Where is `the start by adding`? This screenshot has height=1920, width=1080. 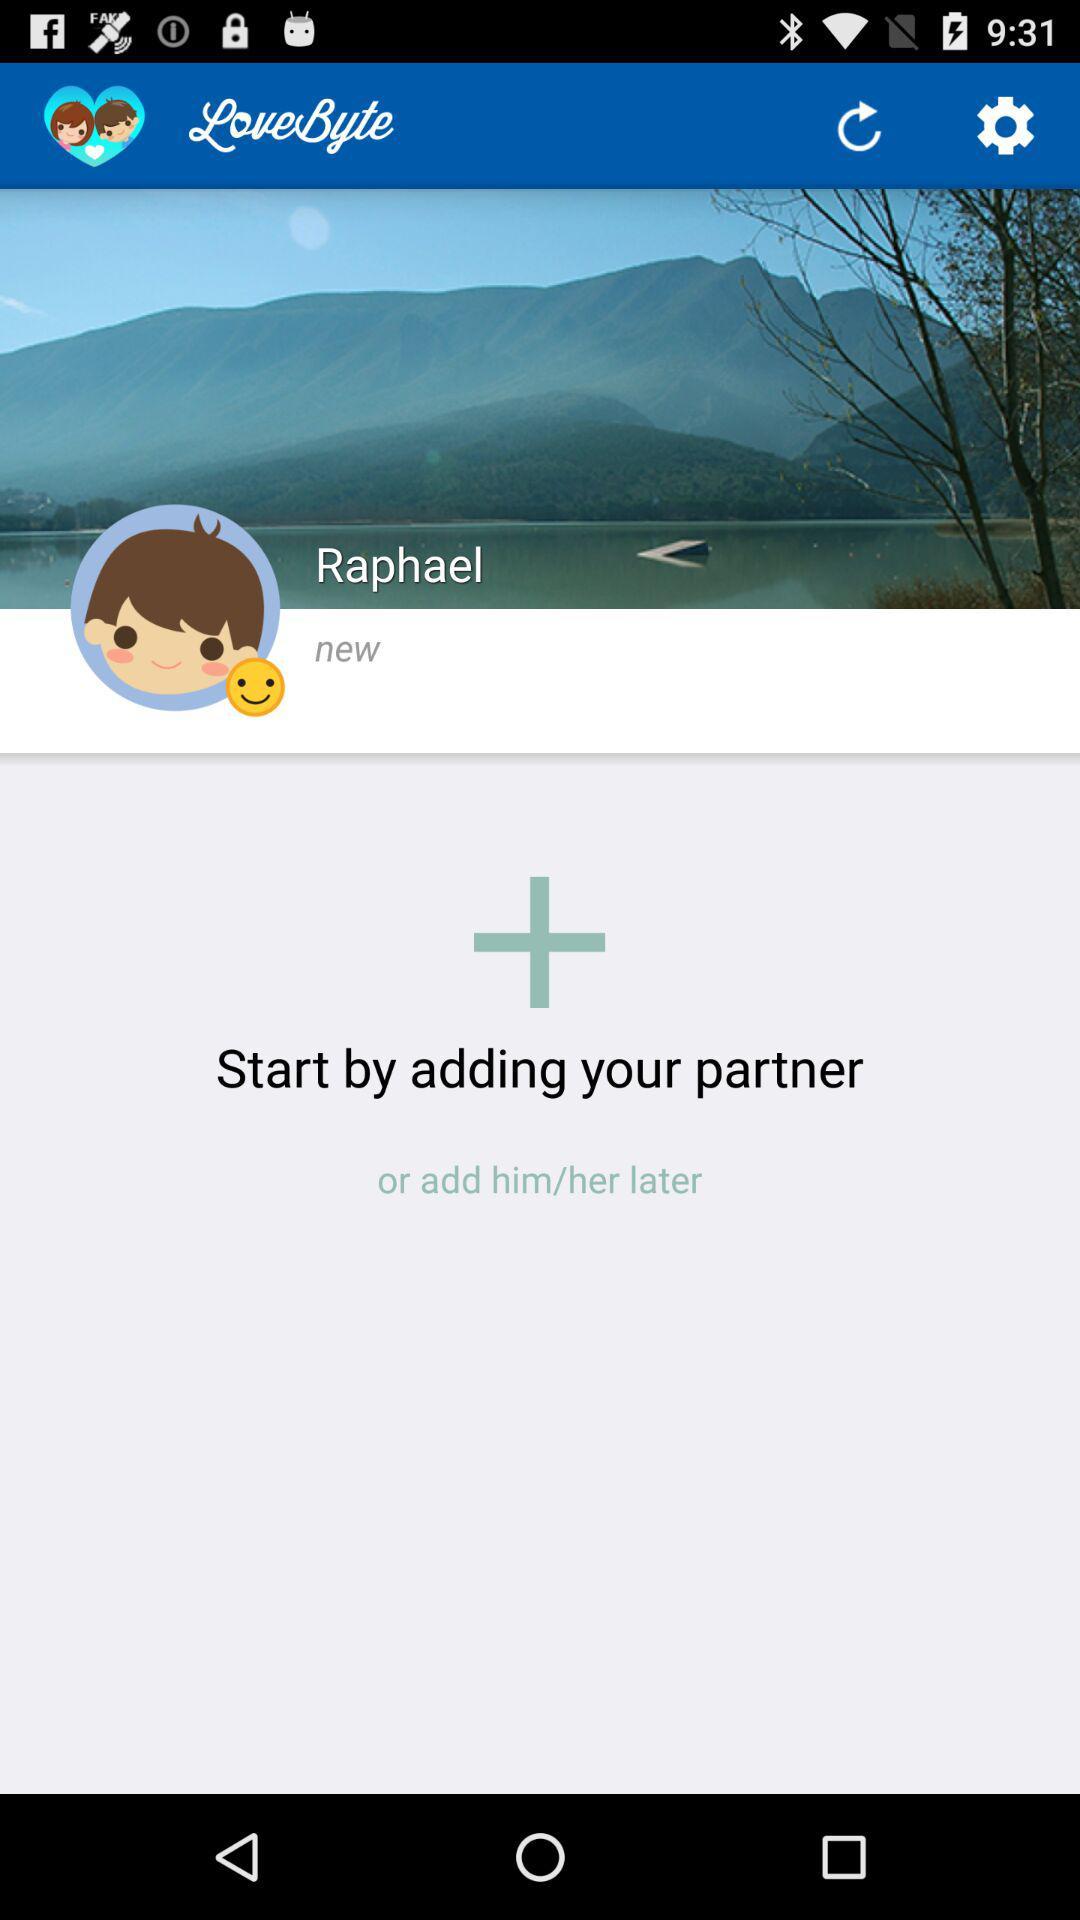
the start by adding is located at coordinates (540, 1065).